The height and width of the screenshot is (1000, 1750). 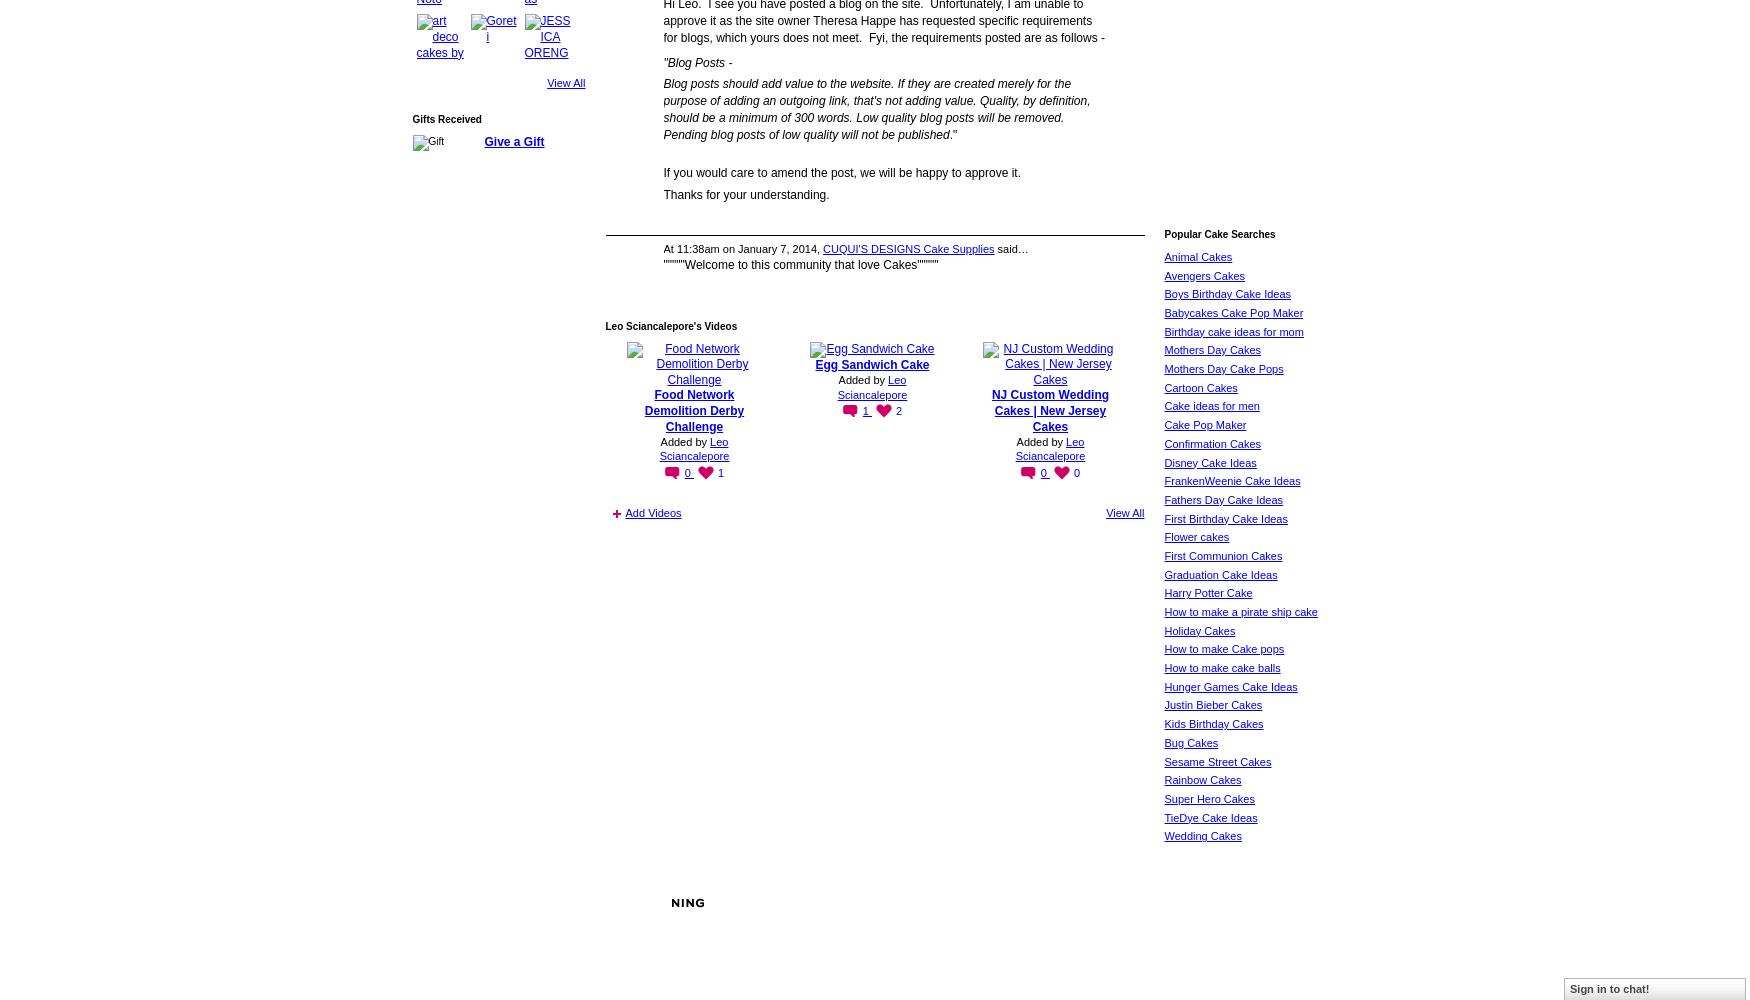 What do you see at coordinates (1204, 275) in the screenshot?
I see `'Avengers Cakes'` at bounding box center [1204, 275].